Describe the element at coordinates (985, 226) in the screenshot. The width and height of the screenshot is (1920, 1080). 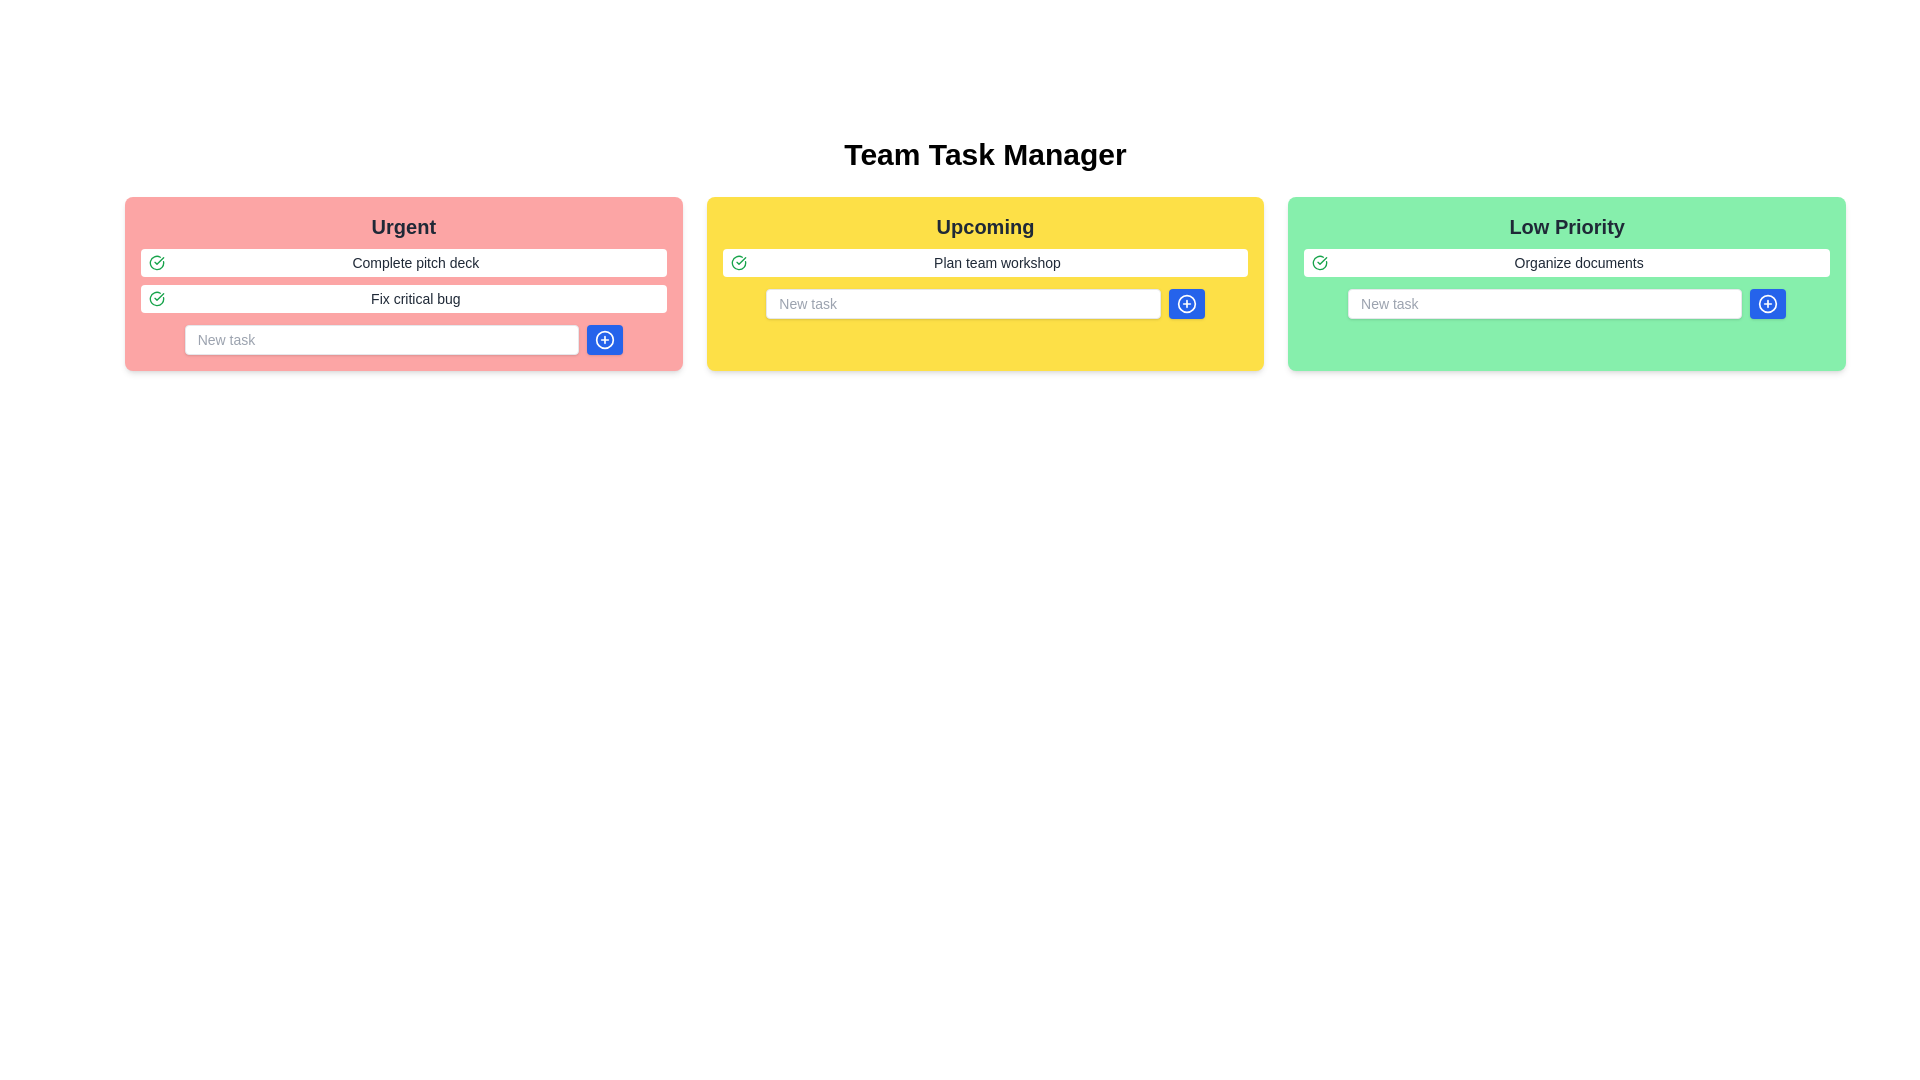
I see `the 'Upcoming' title text label located at the top section of the yellow background card, which is positioned in the center of a tri-column layout` at that location.